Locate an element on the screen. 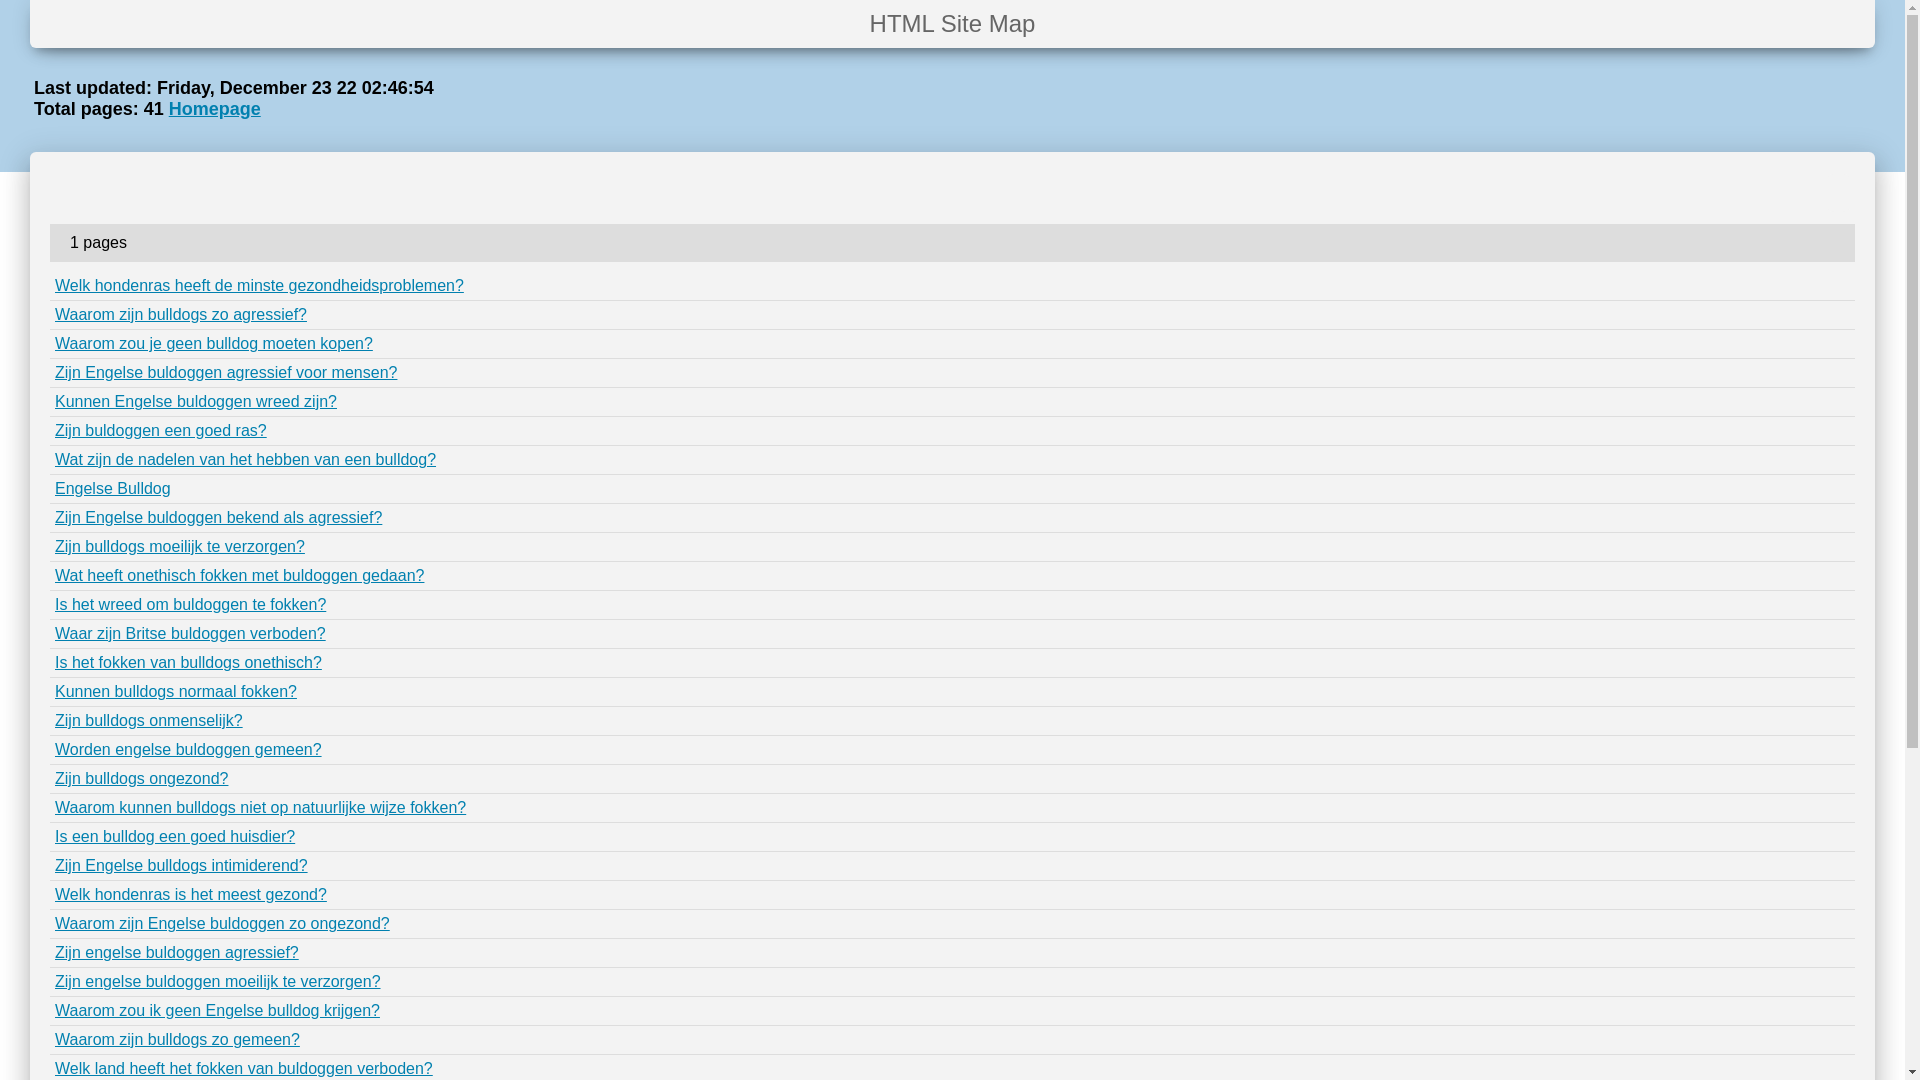 This screenshot has width=1920, height=1080. 'Welk hondenras is het meest gezond?' is located at coordinates (191, 893).